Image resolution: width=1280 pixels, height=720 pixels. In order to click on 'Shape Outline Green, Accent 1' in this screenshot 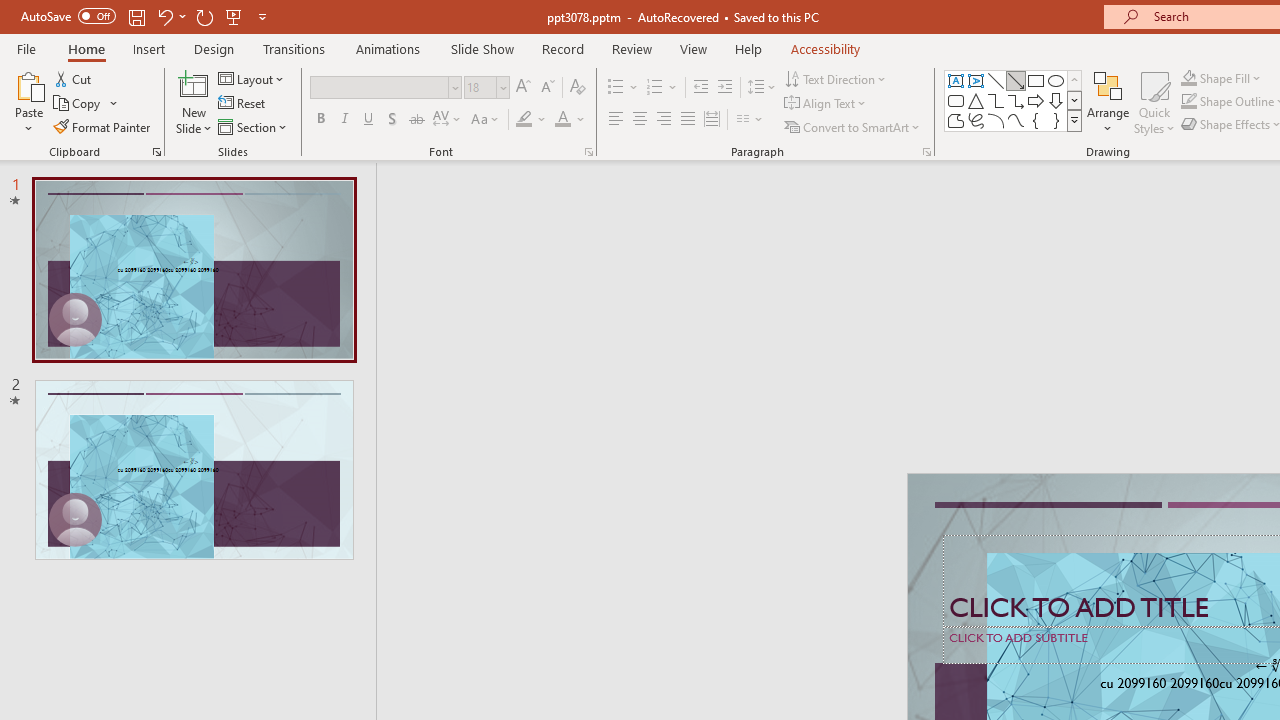, I will do `click(1189, 101)`.